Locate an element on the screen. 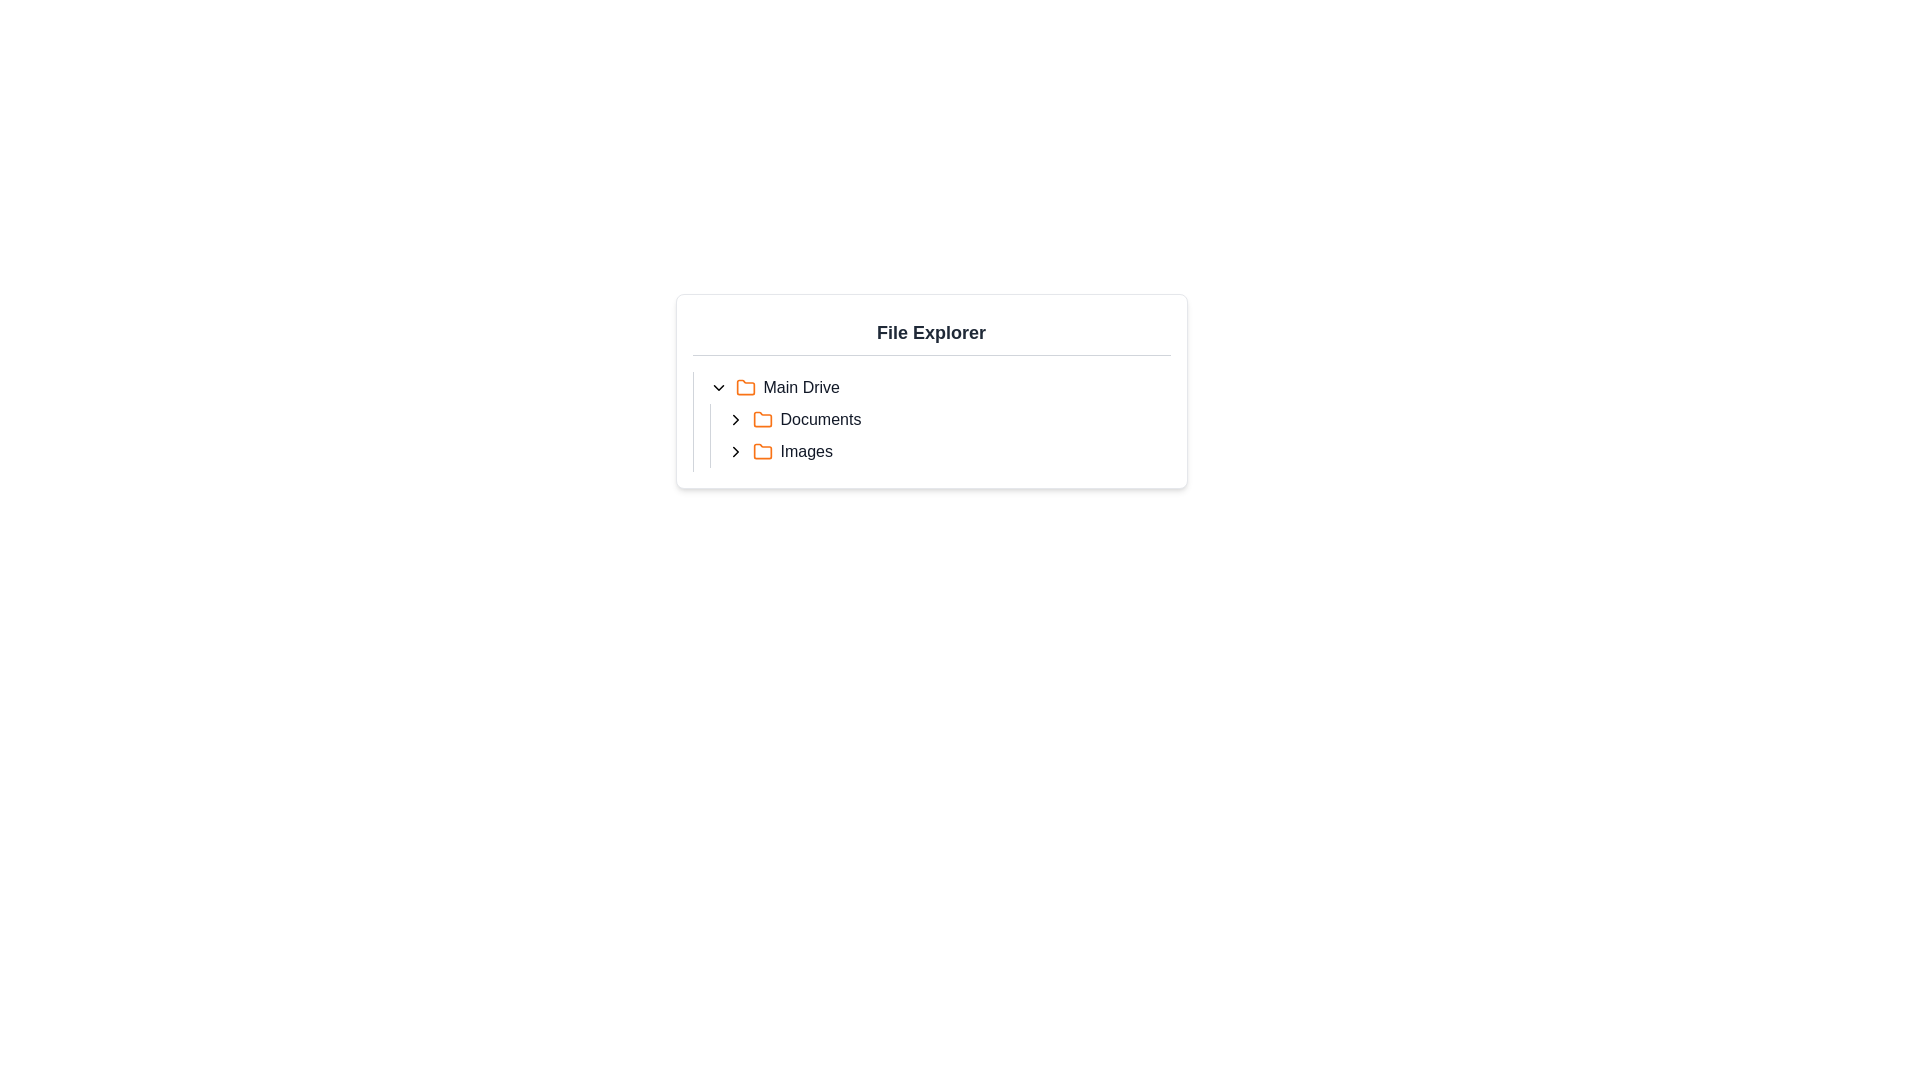 The height and width of the screenshot is (1080, 1920). the folder icon representing 'Main Drive' in the left panel of the file explorer is located at coordinates (744, 387).